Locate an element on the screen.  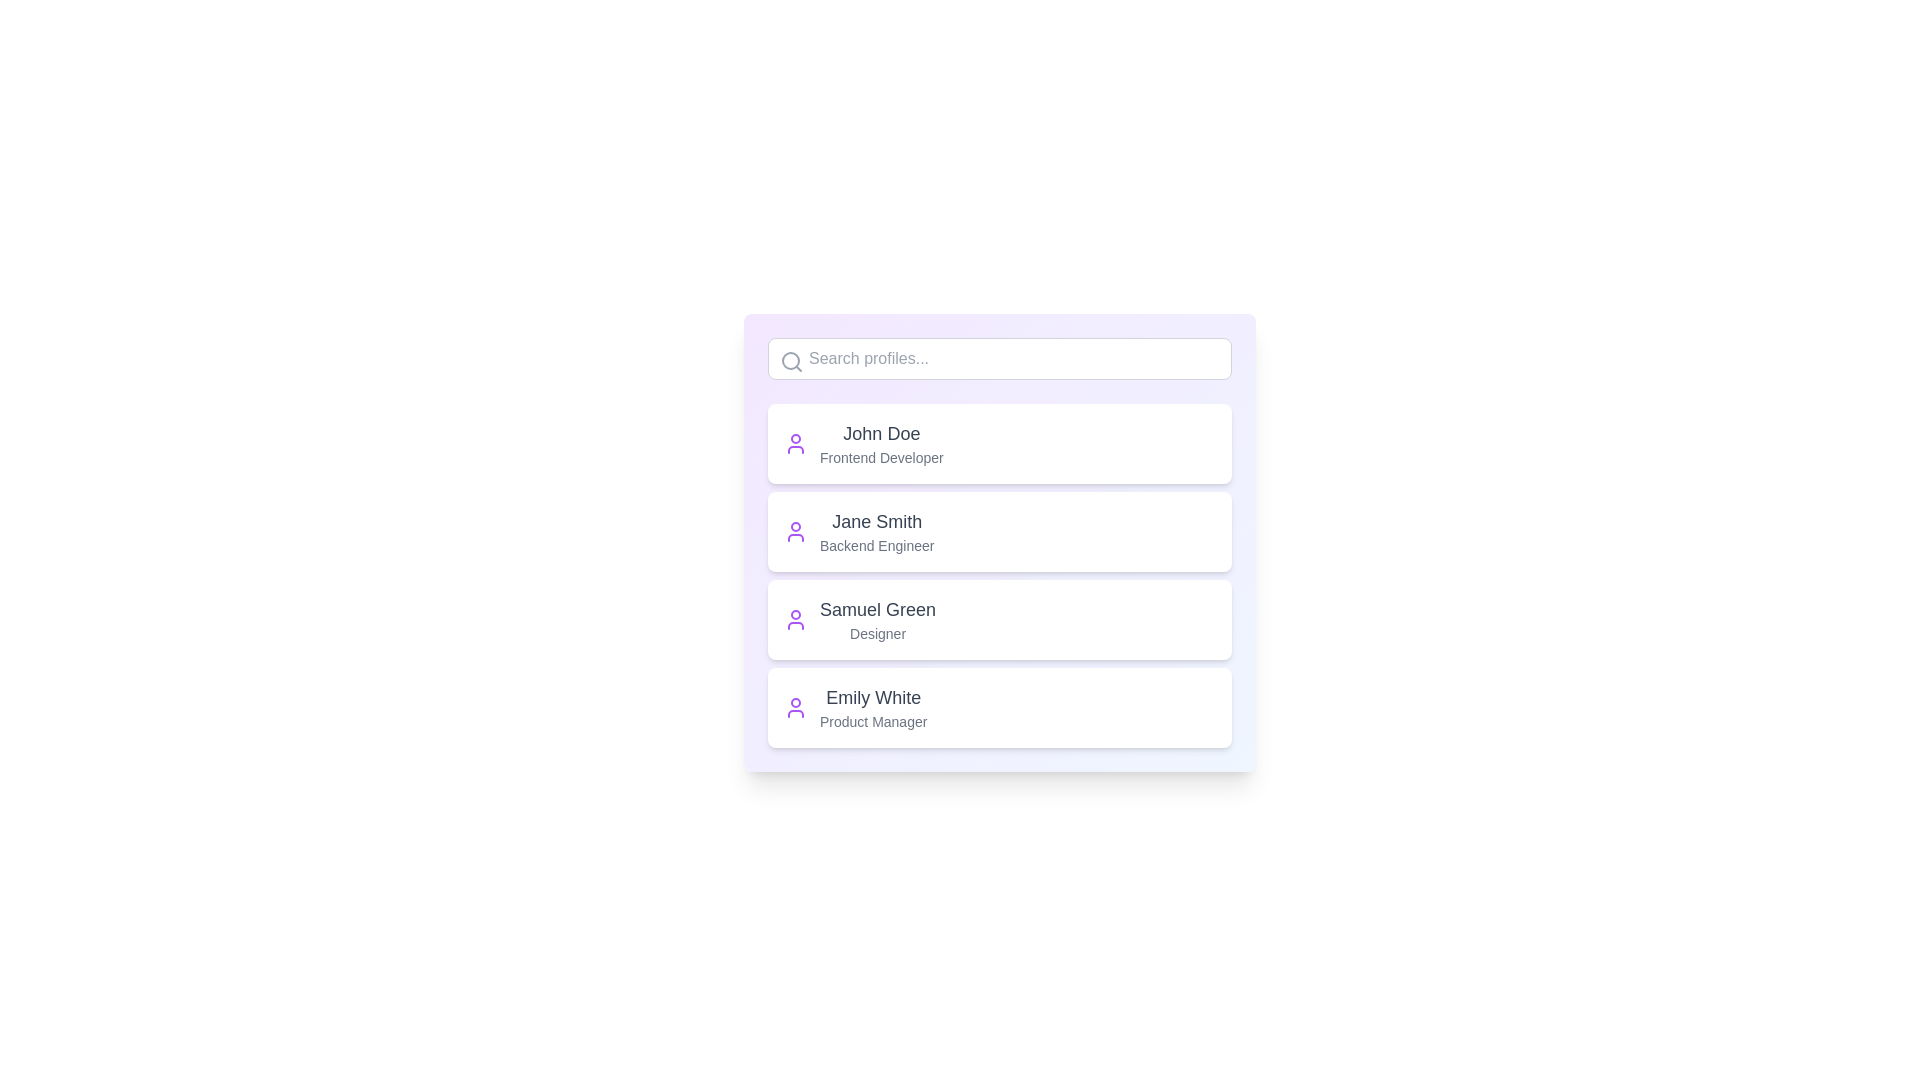
the 'Designer' label located under the name in Samuel Green's profile card, which is styled in a small muted gray font is located at coordinates (878, 633).